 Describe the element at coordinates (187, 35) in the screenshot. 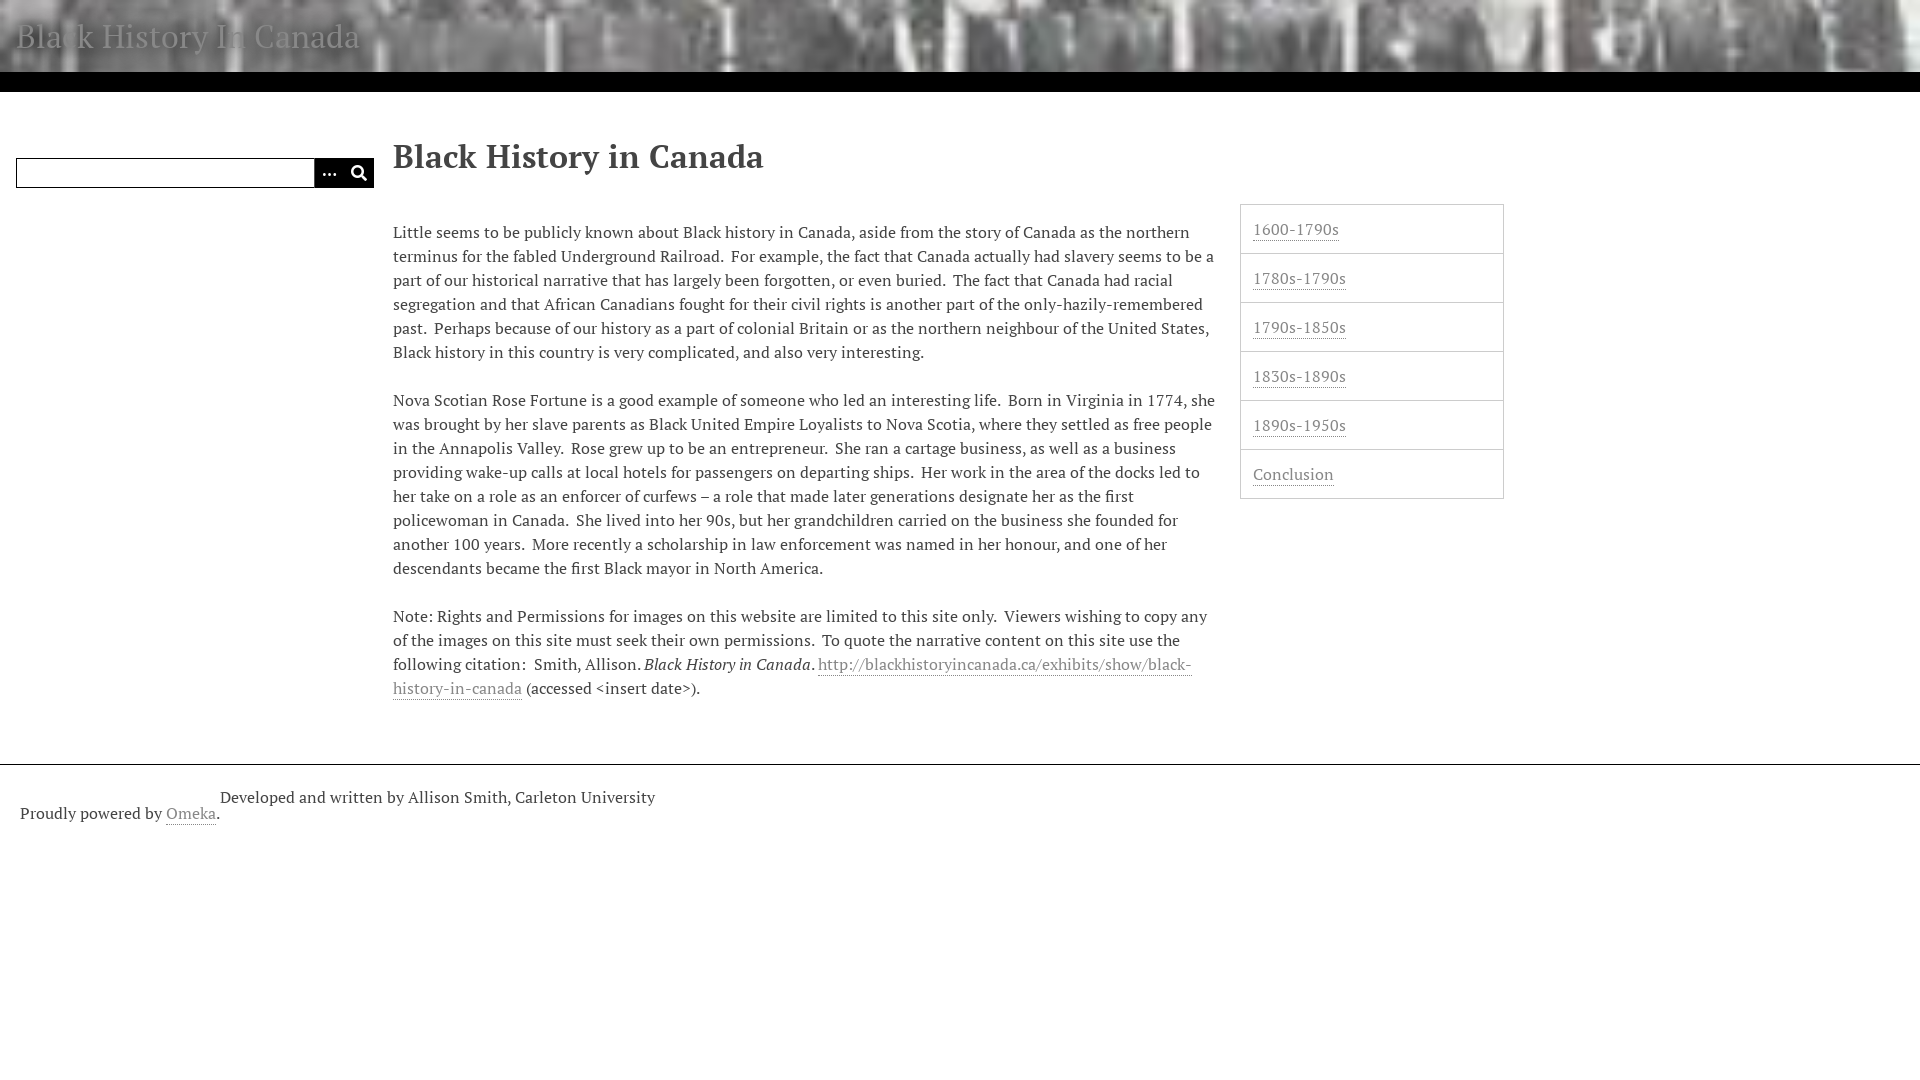

I see `'Black History In Canada'` at that location.